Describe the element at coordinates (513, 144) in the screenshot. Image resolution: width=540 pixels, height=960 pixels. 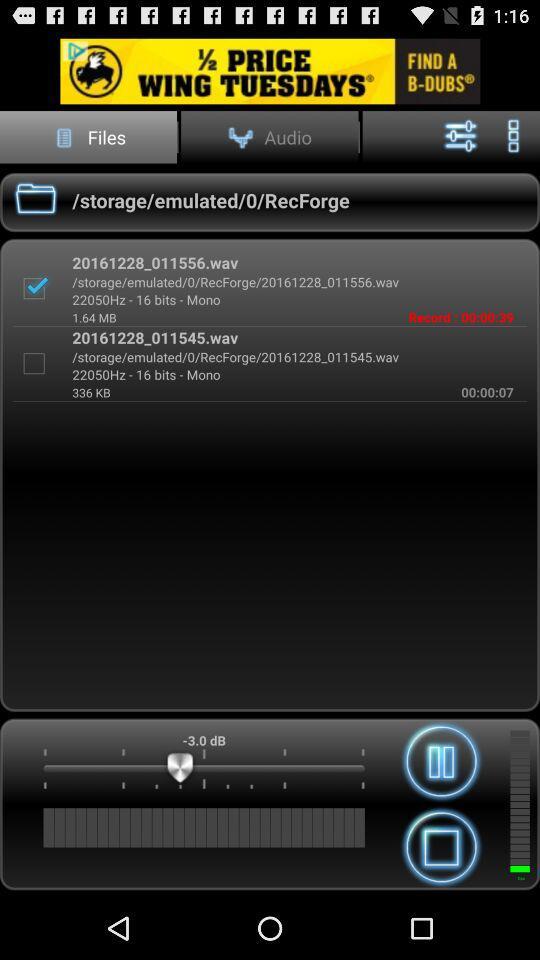
I see `the more icon` at that location.